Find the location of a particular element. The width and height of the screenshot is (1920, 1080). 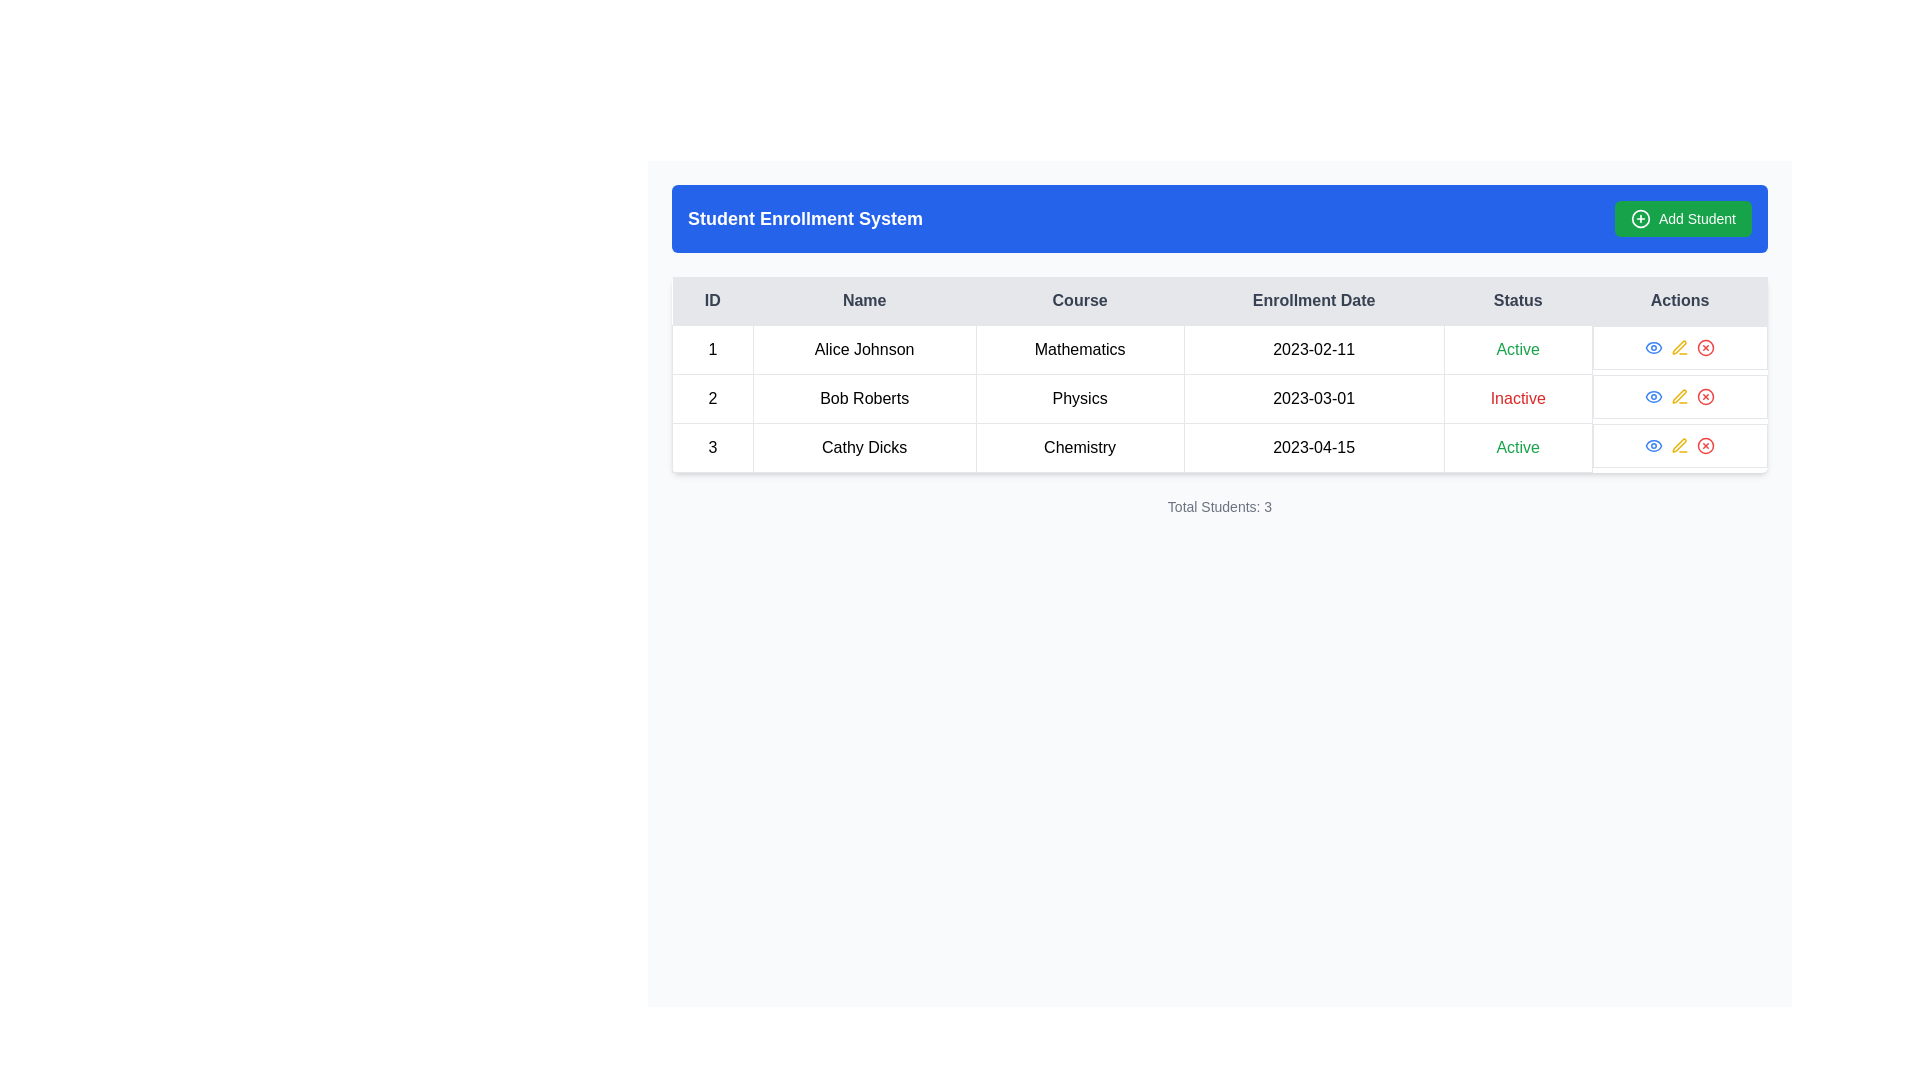

the close button represented by a Circle in the SVG icon within the last row of the 'Student Enrollment System' table is located at coordinates (1705, 444).